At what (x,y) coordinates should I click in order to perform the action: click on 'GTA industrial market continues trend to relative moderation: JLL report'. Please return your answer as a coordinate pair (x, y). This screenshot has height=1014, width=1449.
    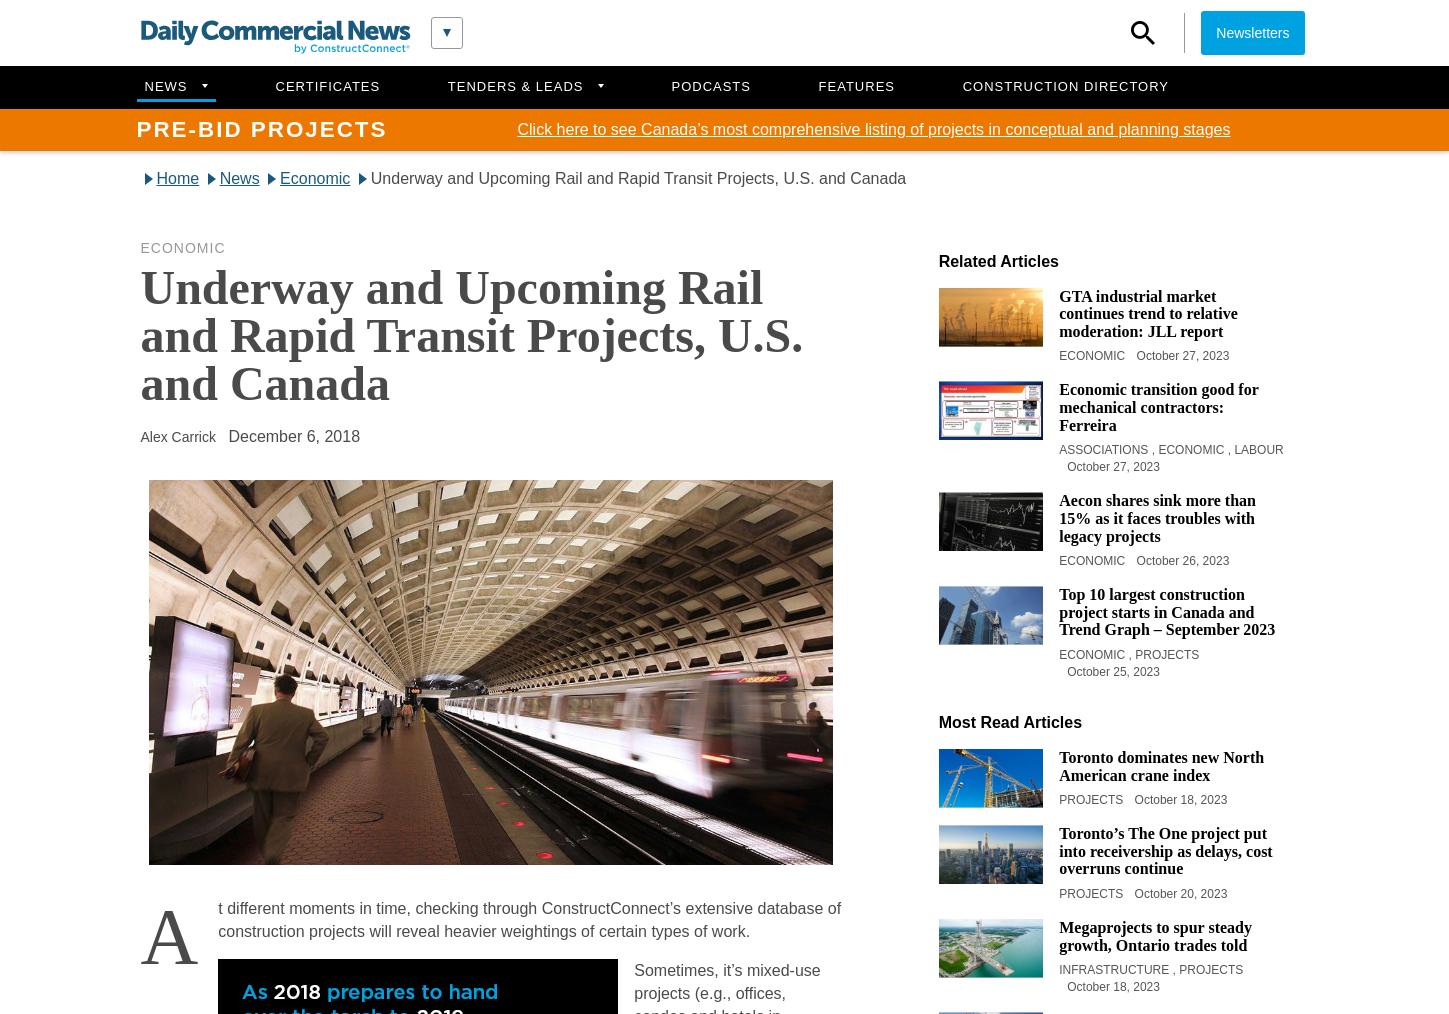
    Looking at the image, I should click on (1147, 313).